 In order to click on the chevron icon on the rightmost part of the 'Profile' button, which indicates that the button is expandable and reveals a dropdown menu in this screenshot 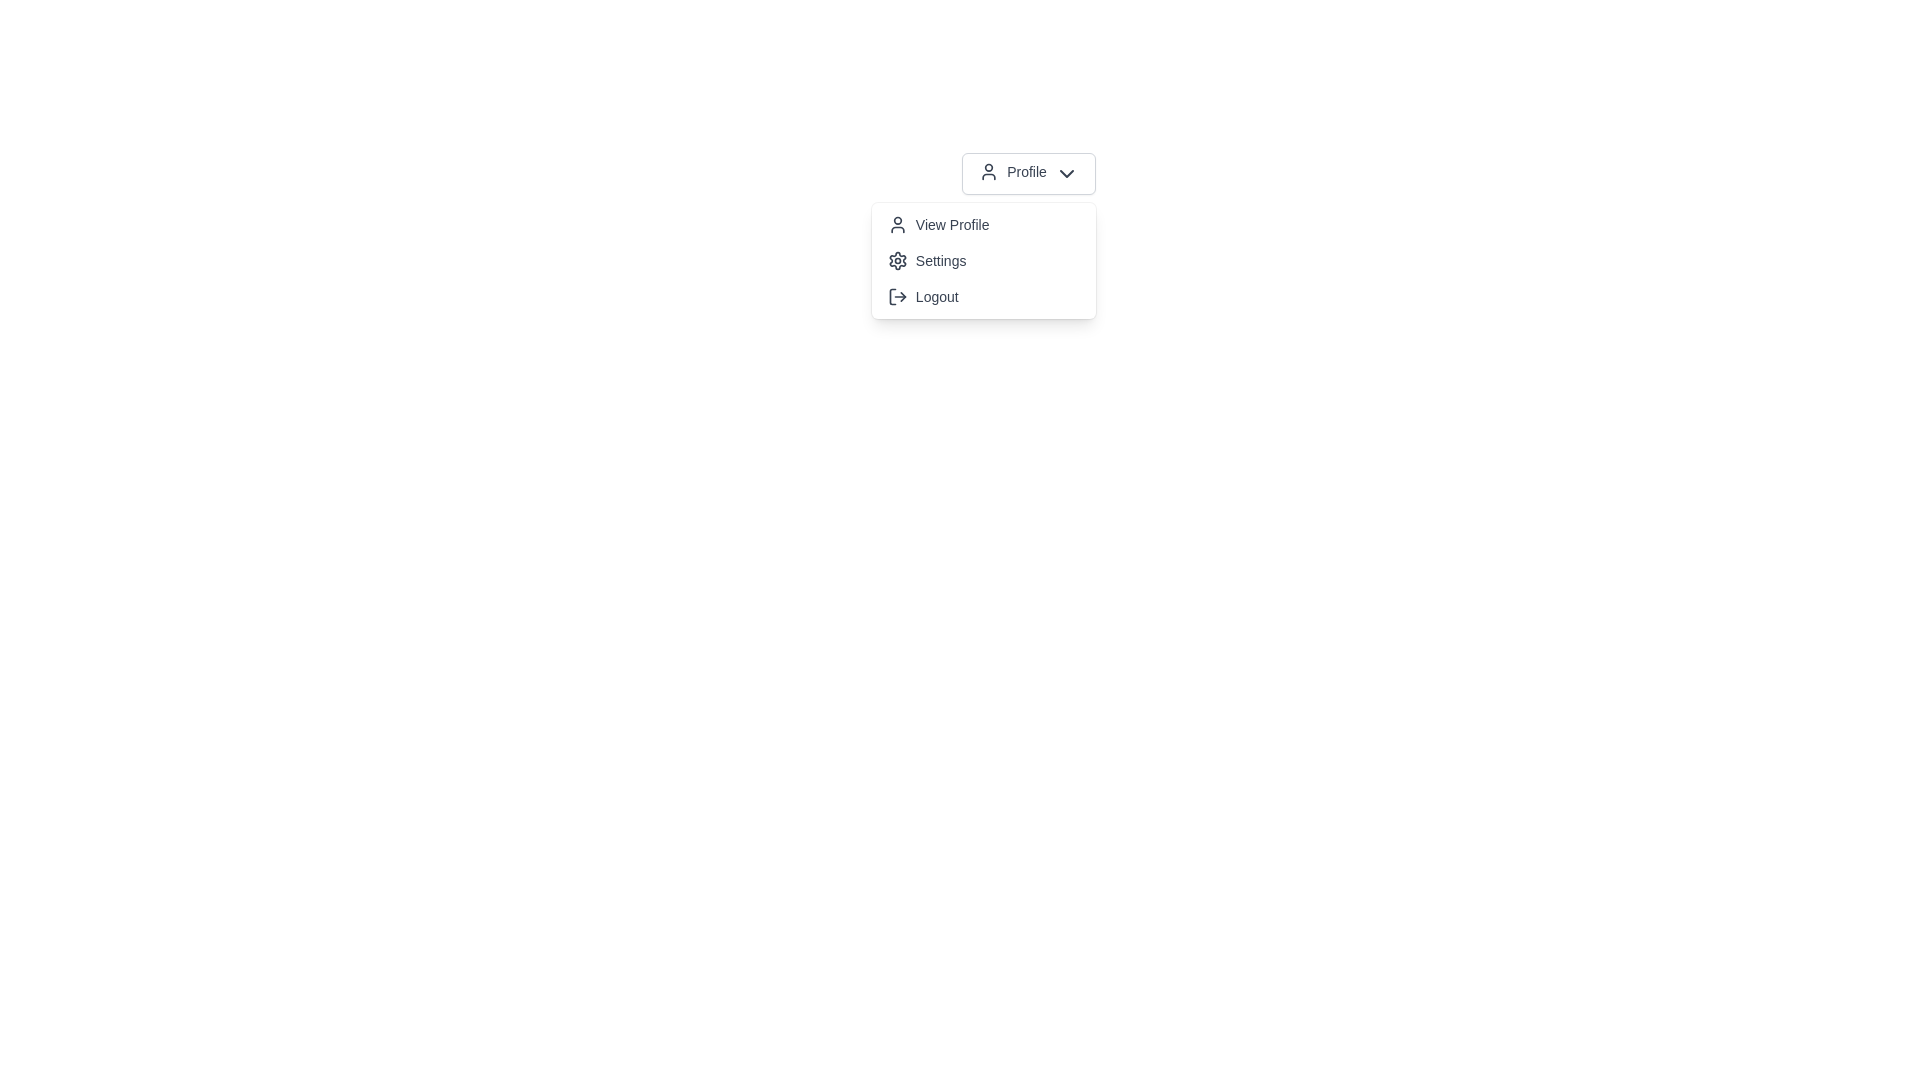, I will do `click(1065, 172)`.